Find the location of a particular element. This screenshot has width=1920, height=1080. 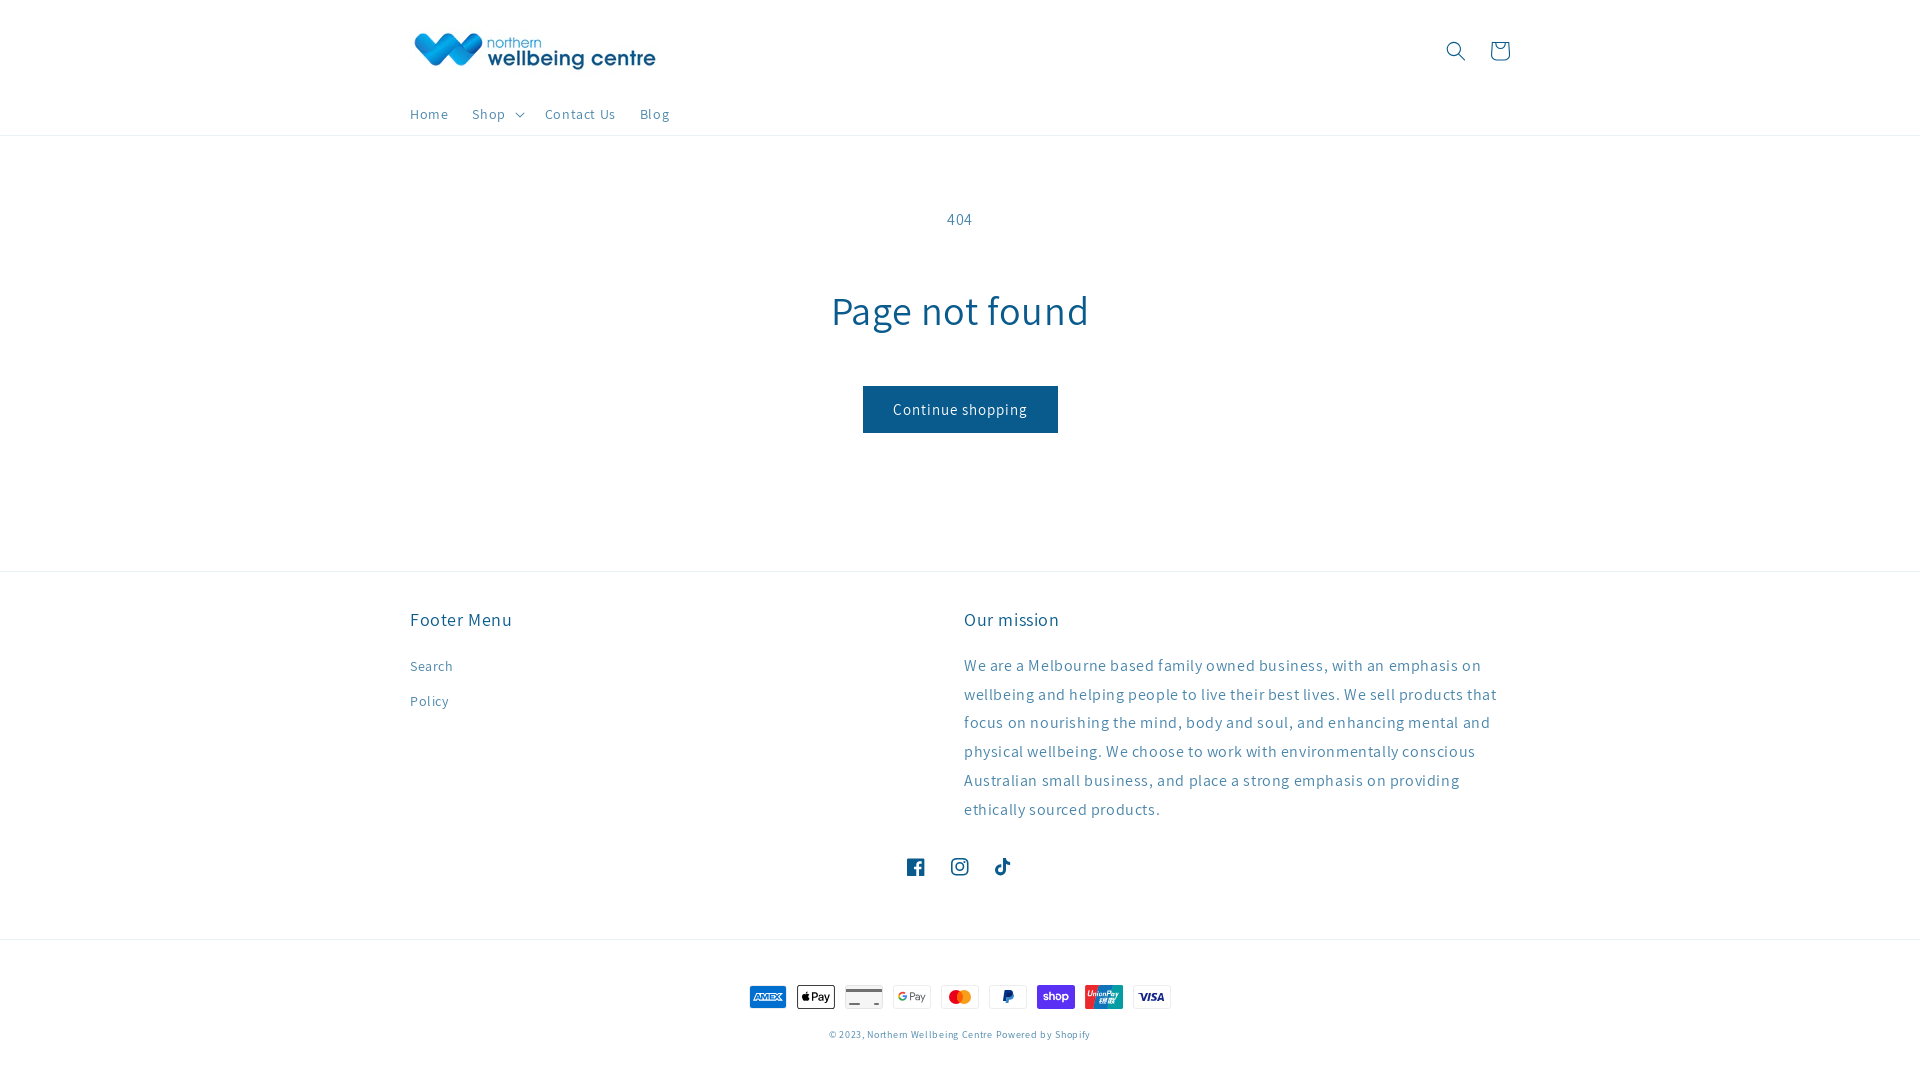

'TikTok' is located at coordinates (982, 866).